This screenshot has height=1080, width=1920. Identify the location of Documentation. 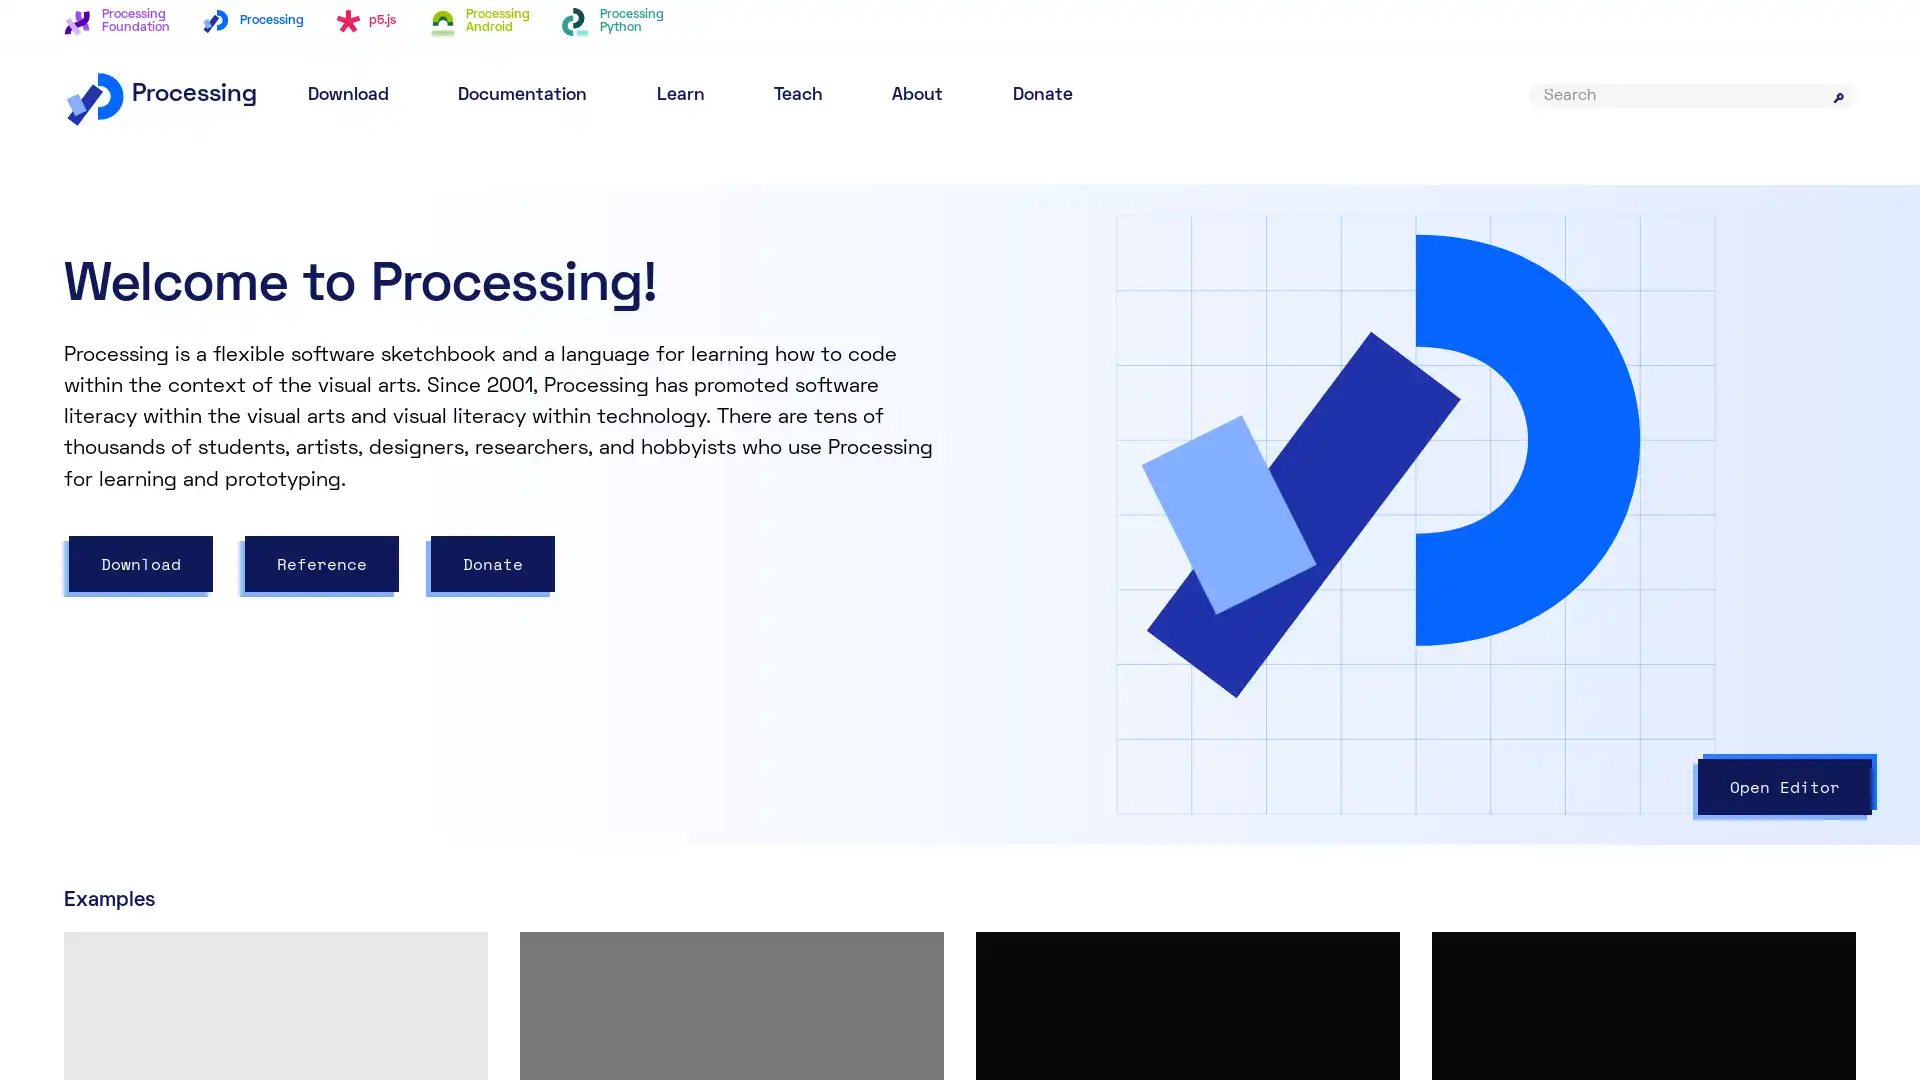
(522, 94).